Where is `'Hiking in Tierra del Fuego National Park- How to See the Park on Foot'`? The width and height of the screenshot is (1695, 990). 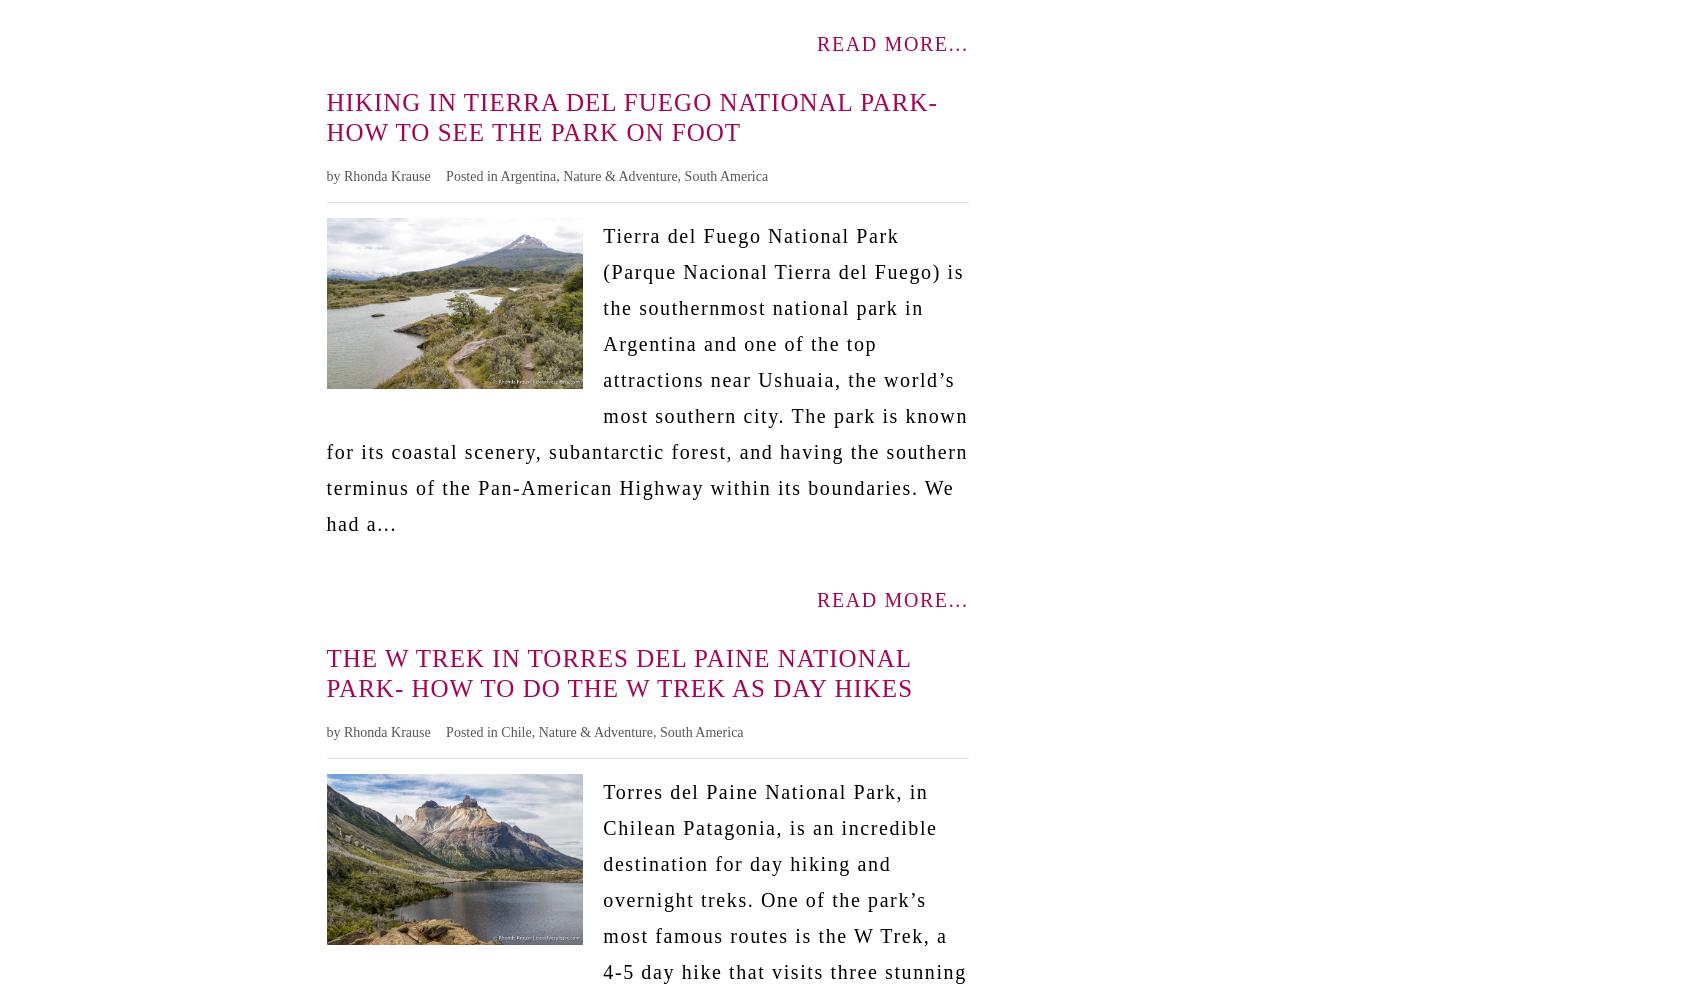
'Hiking in Tierra del Fuego National Park- How to See the Park on Foot' is located at coordinates (630, 115).